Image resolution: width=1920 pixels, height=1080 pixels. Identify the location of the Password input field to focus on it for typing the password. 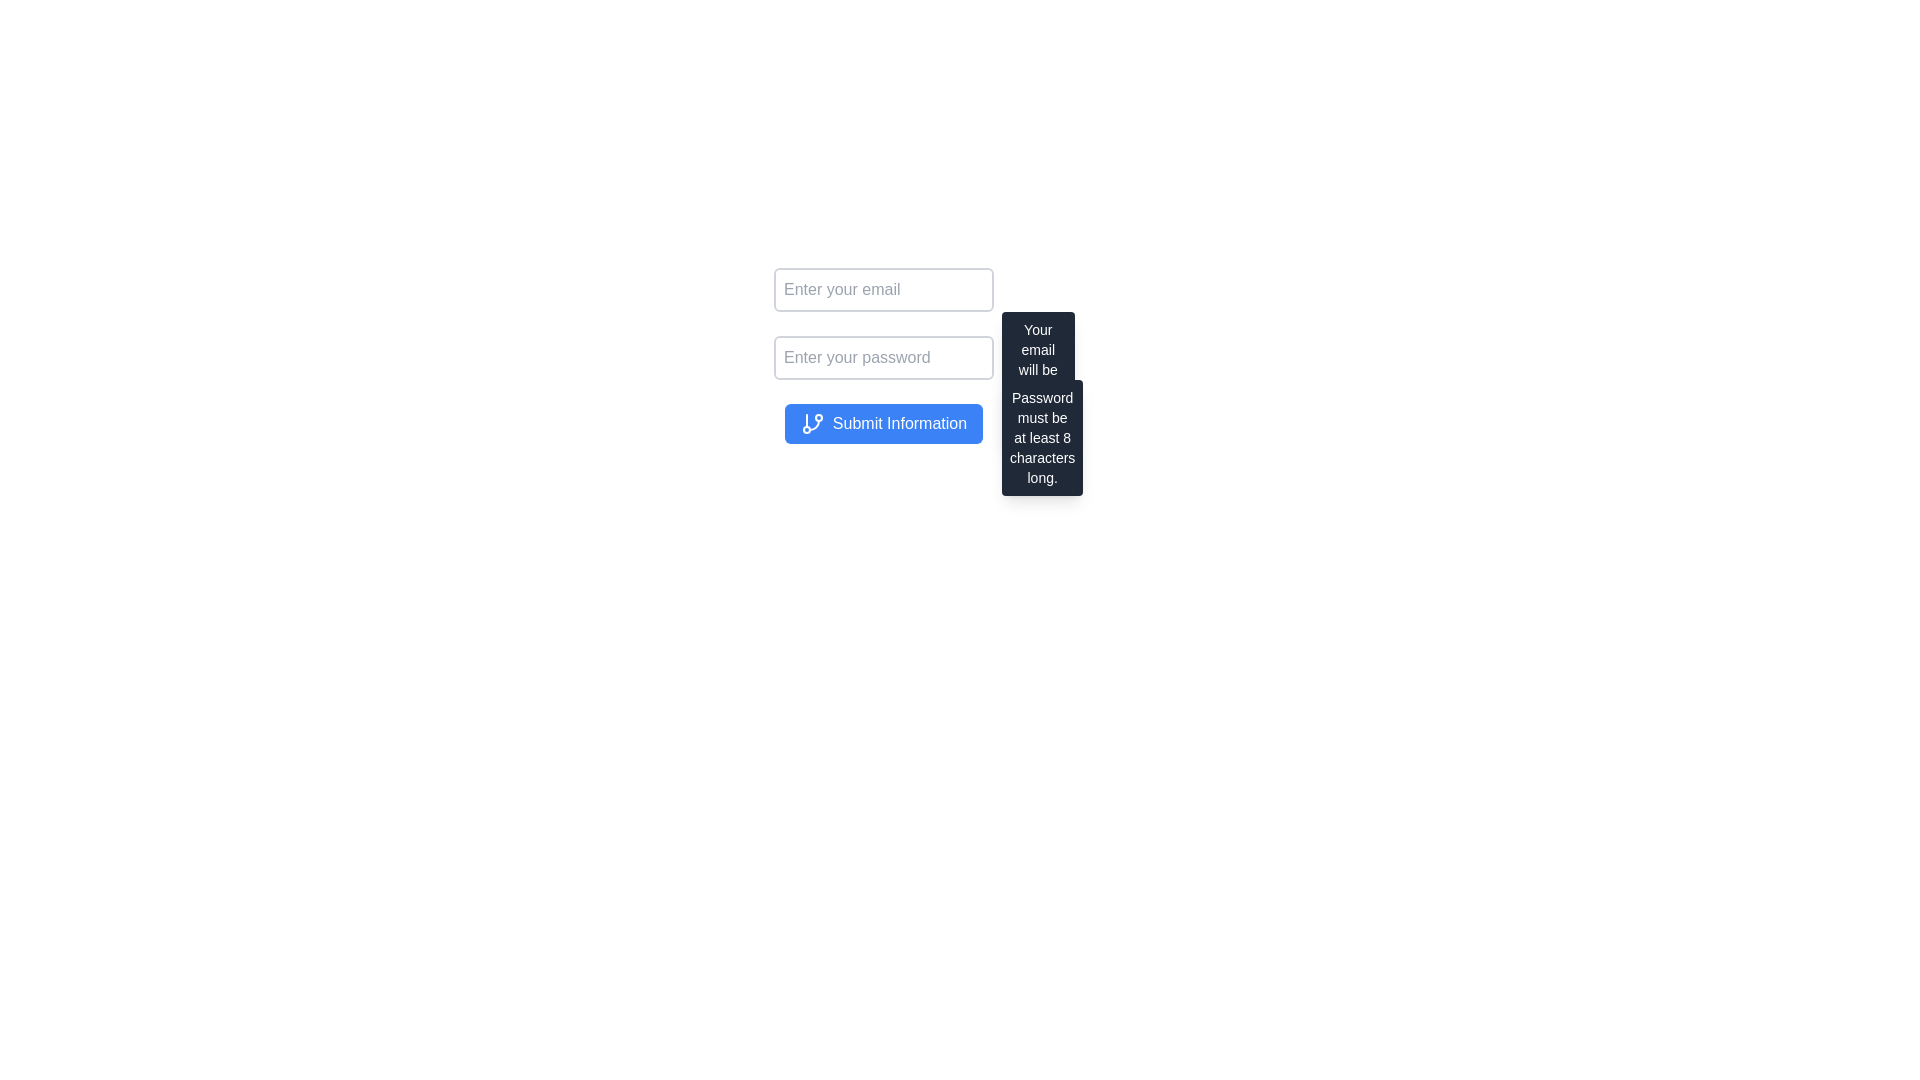
(882, 357).